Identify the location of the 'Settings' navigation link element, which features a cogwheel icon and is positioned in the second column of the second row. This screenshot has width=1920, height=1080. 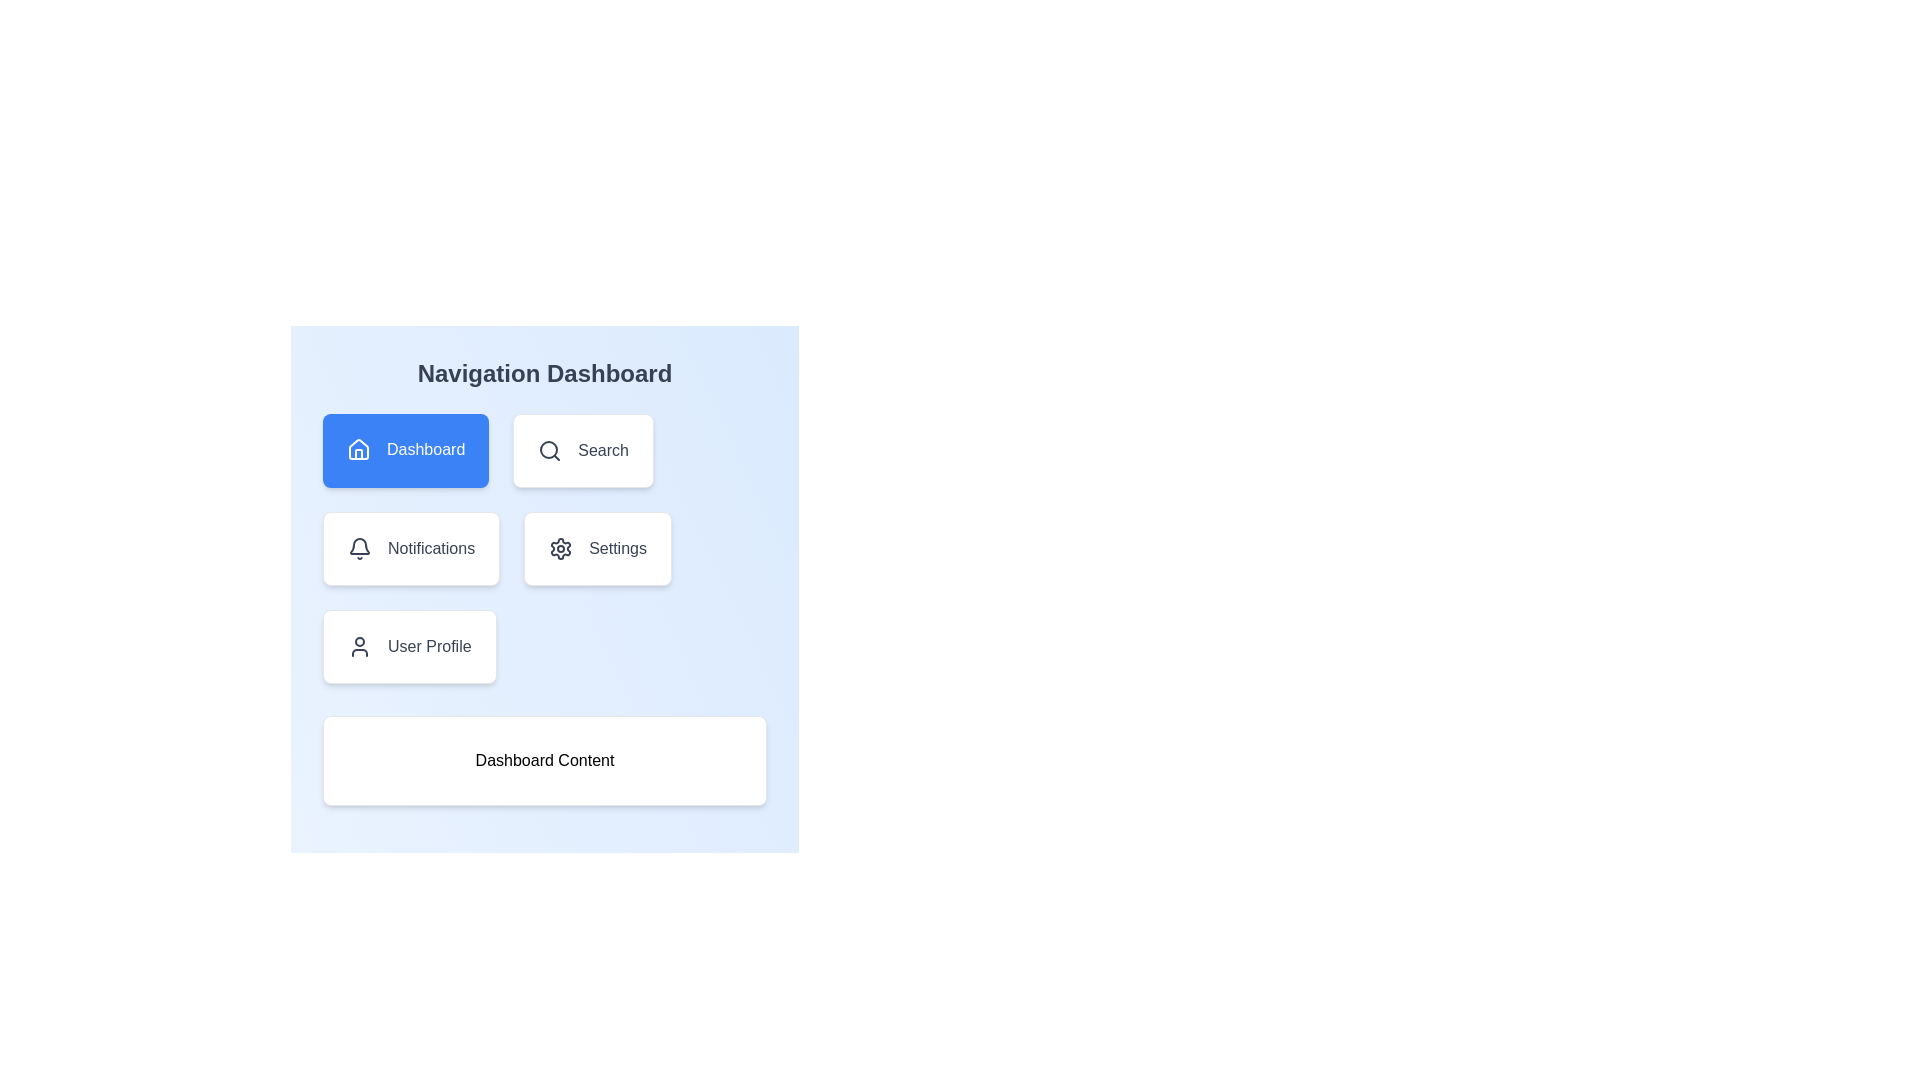
(597, 548).